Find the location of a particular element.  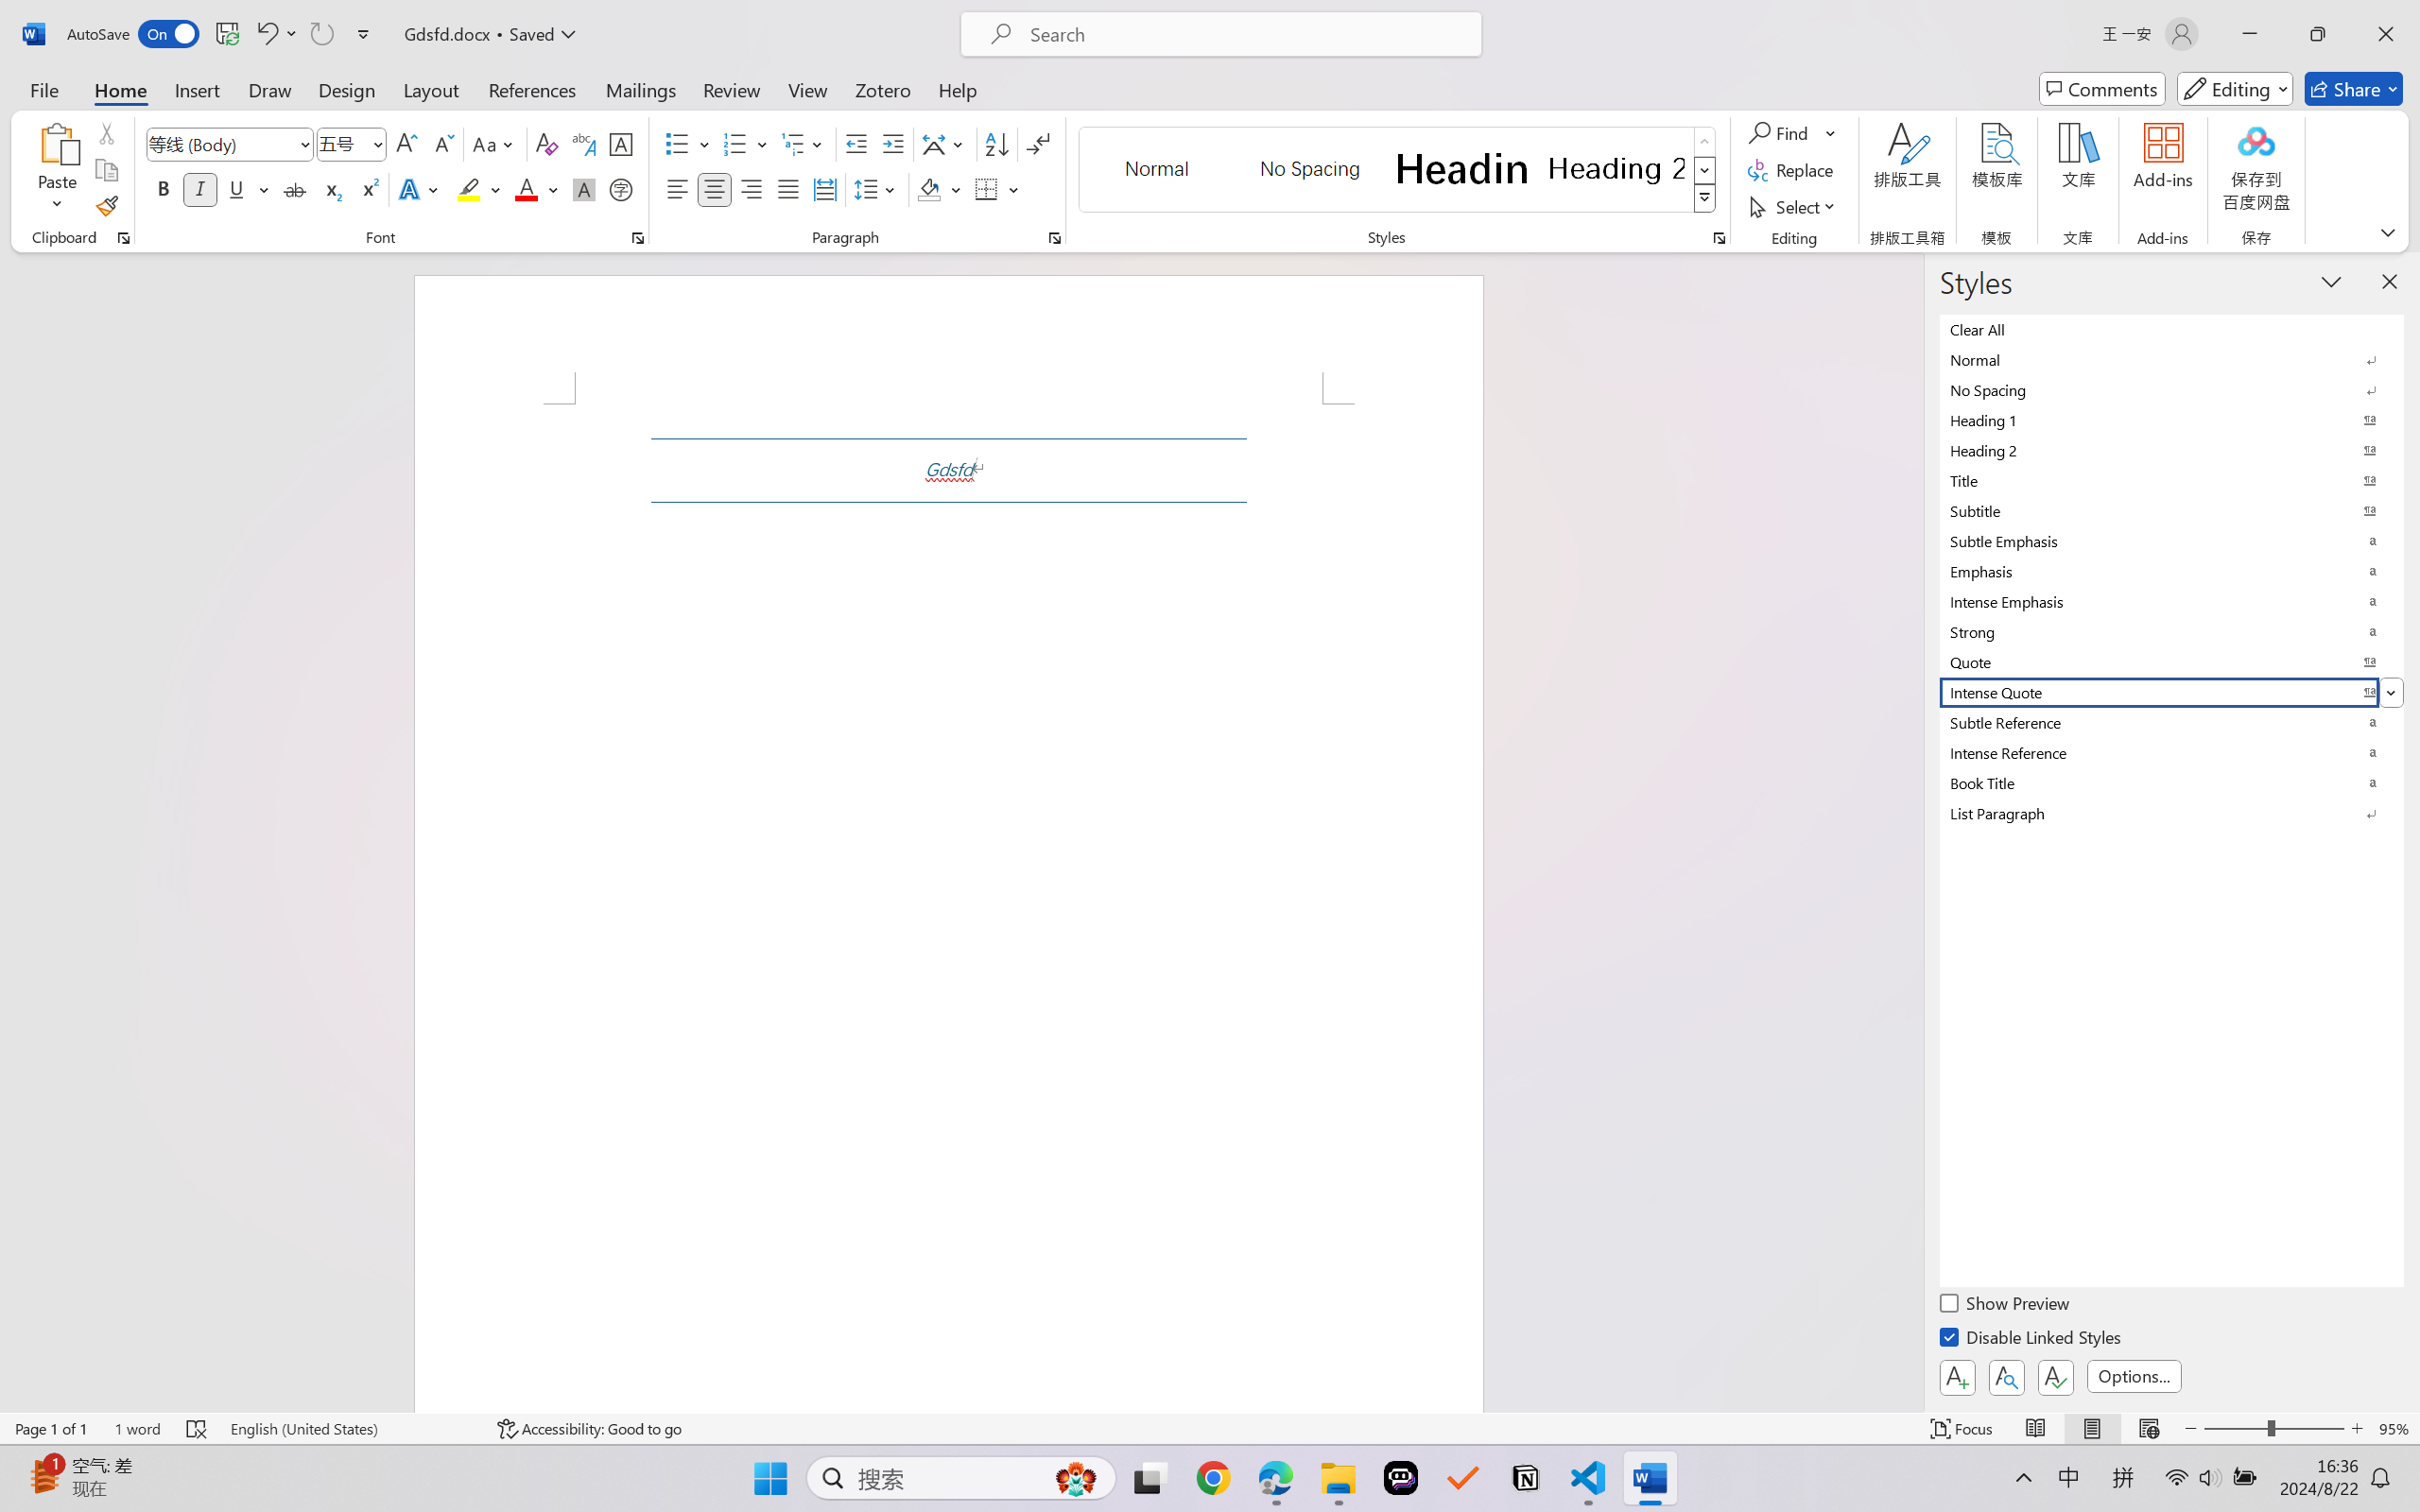

'Shading' is located at coordinates (939, 188).